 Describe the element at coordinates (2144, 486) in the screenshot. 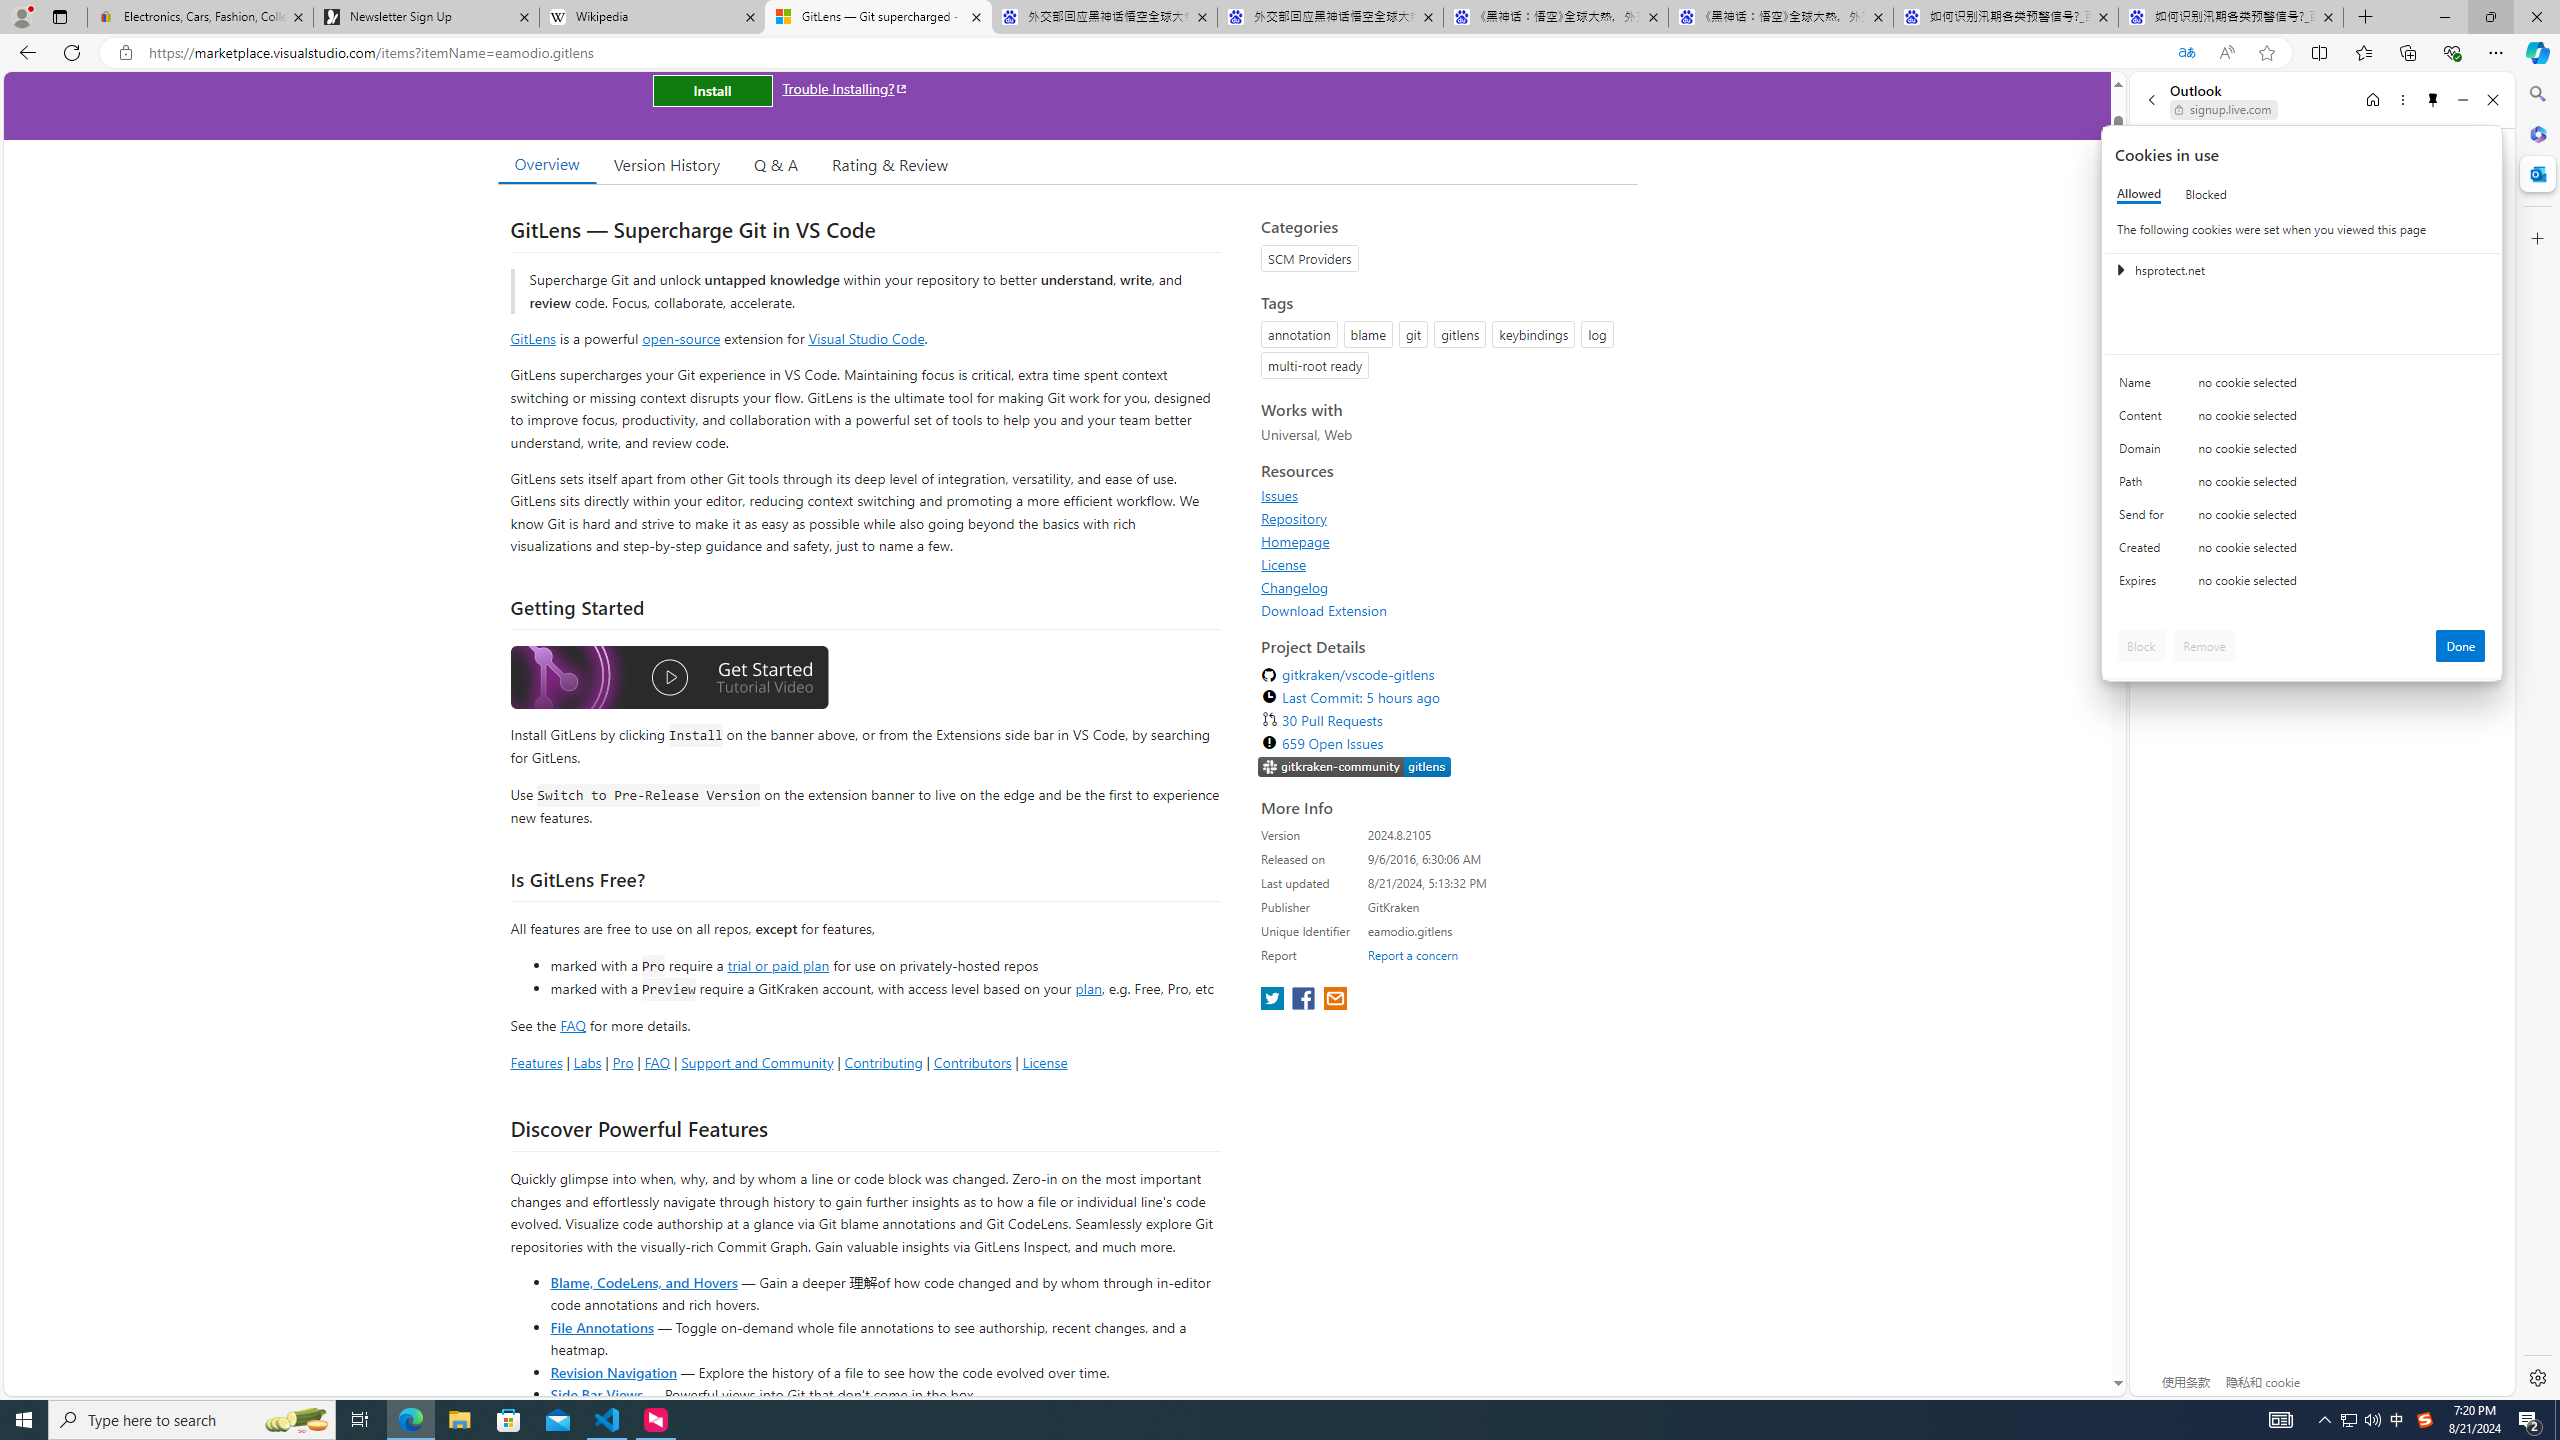

I see `'Path'` at that location.